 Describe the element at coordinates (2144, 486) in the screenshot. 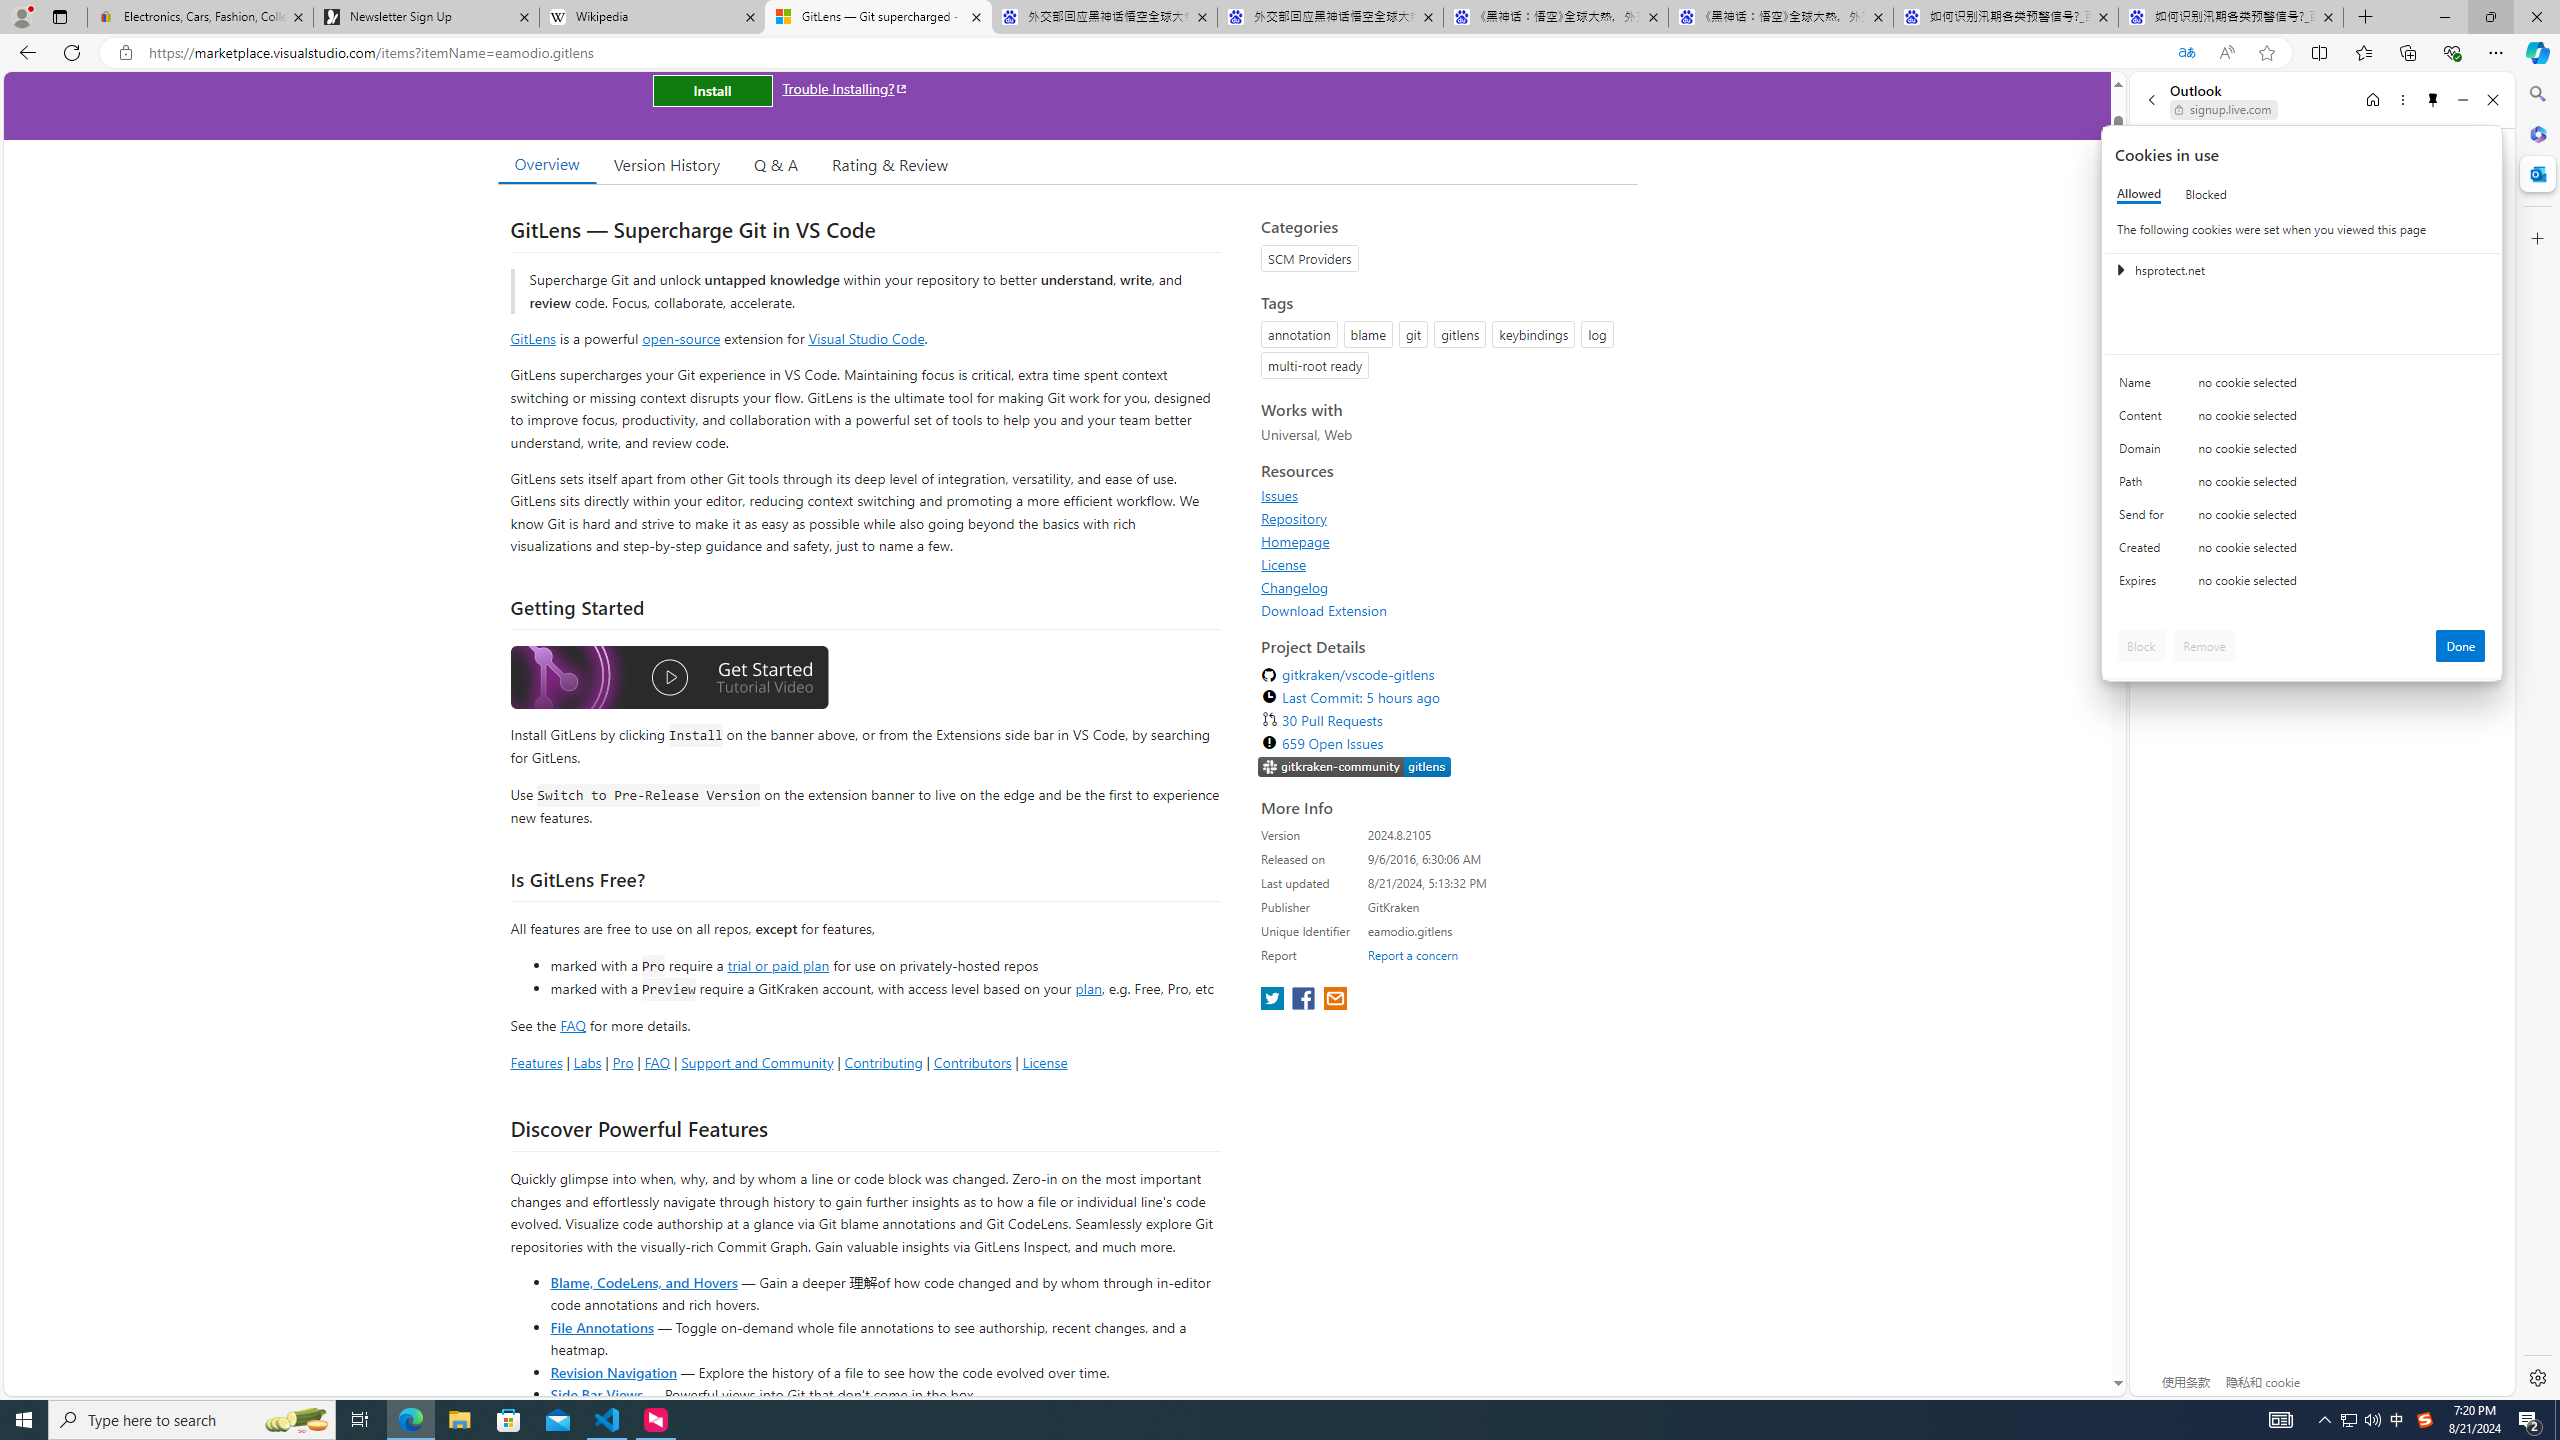

I see `'Path'` at that location.